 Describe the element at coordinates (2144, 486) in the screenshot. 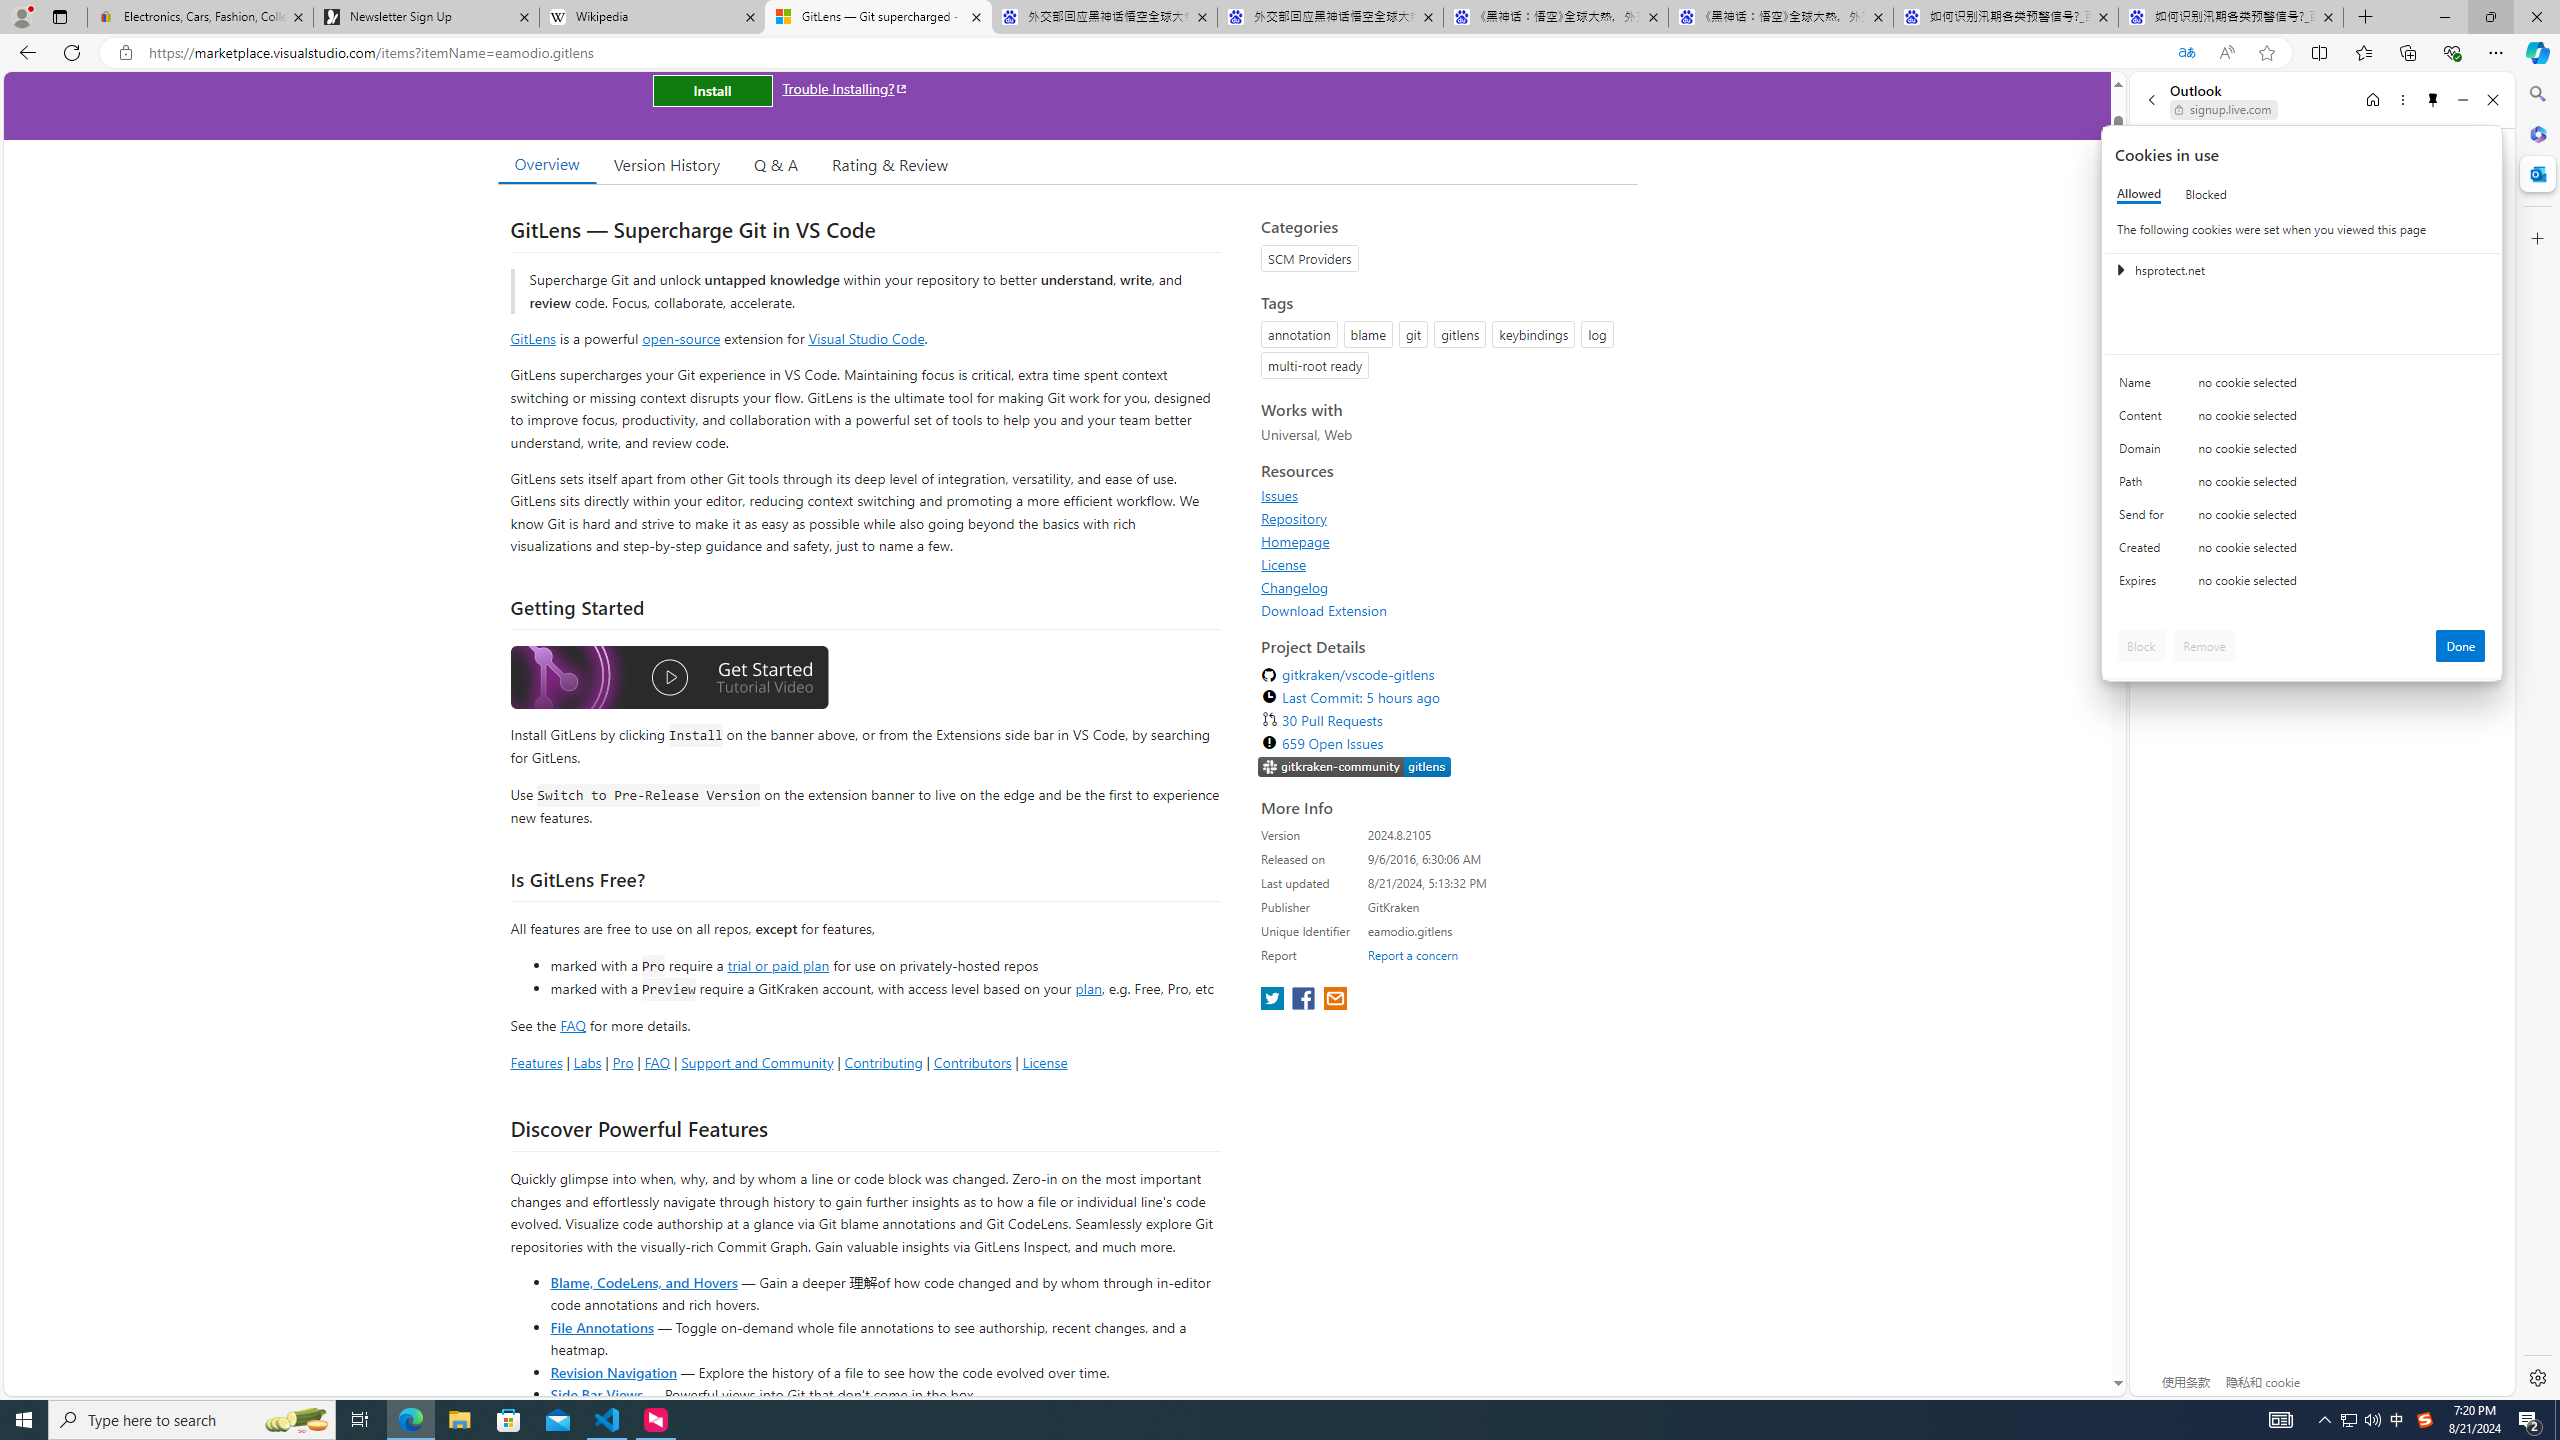

I see `'Path'` at that location.